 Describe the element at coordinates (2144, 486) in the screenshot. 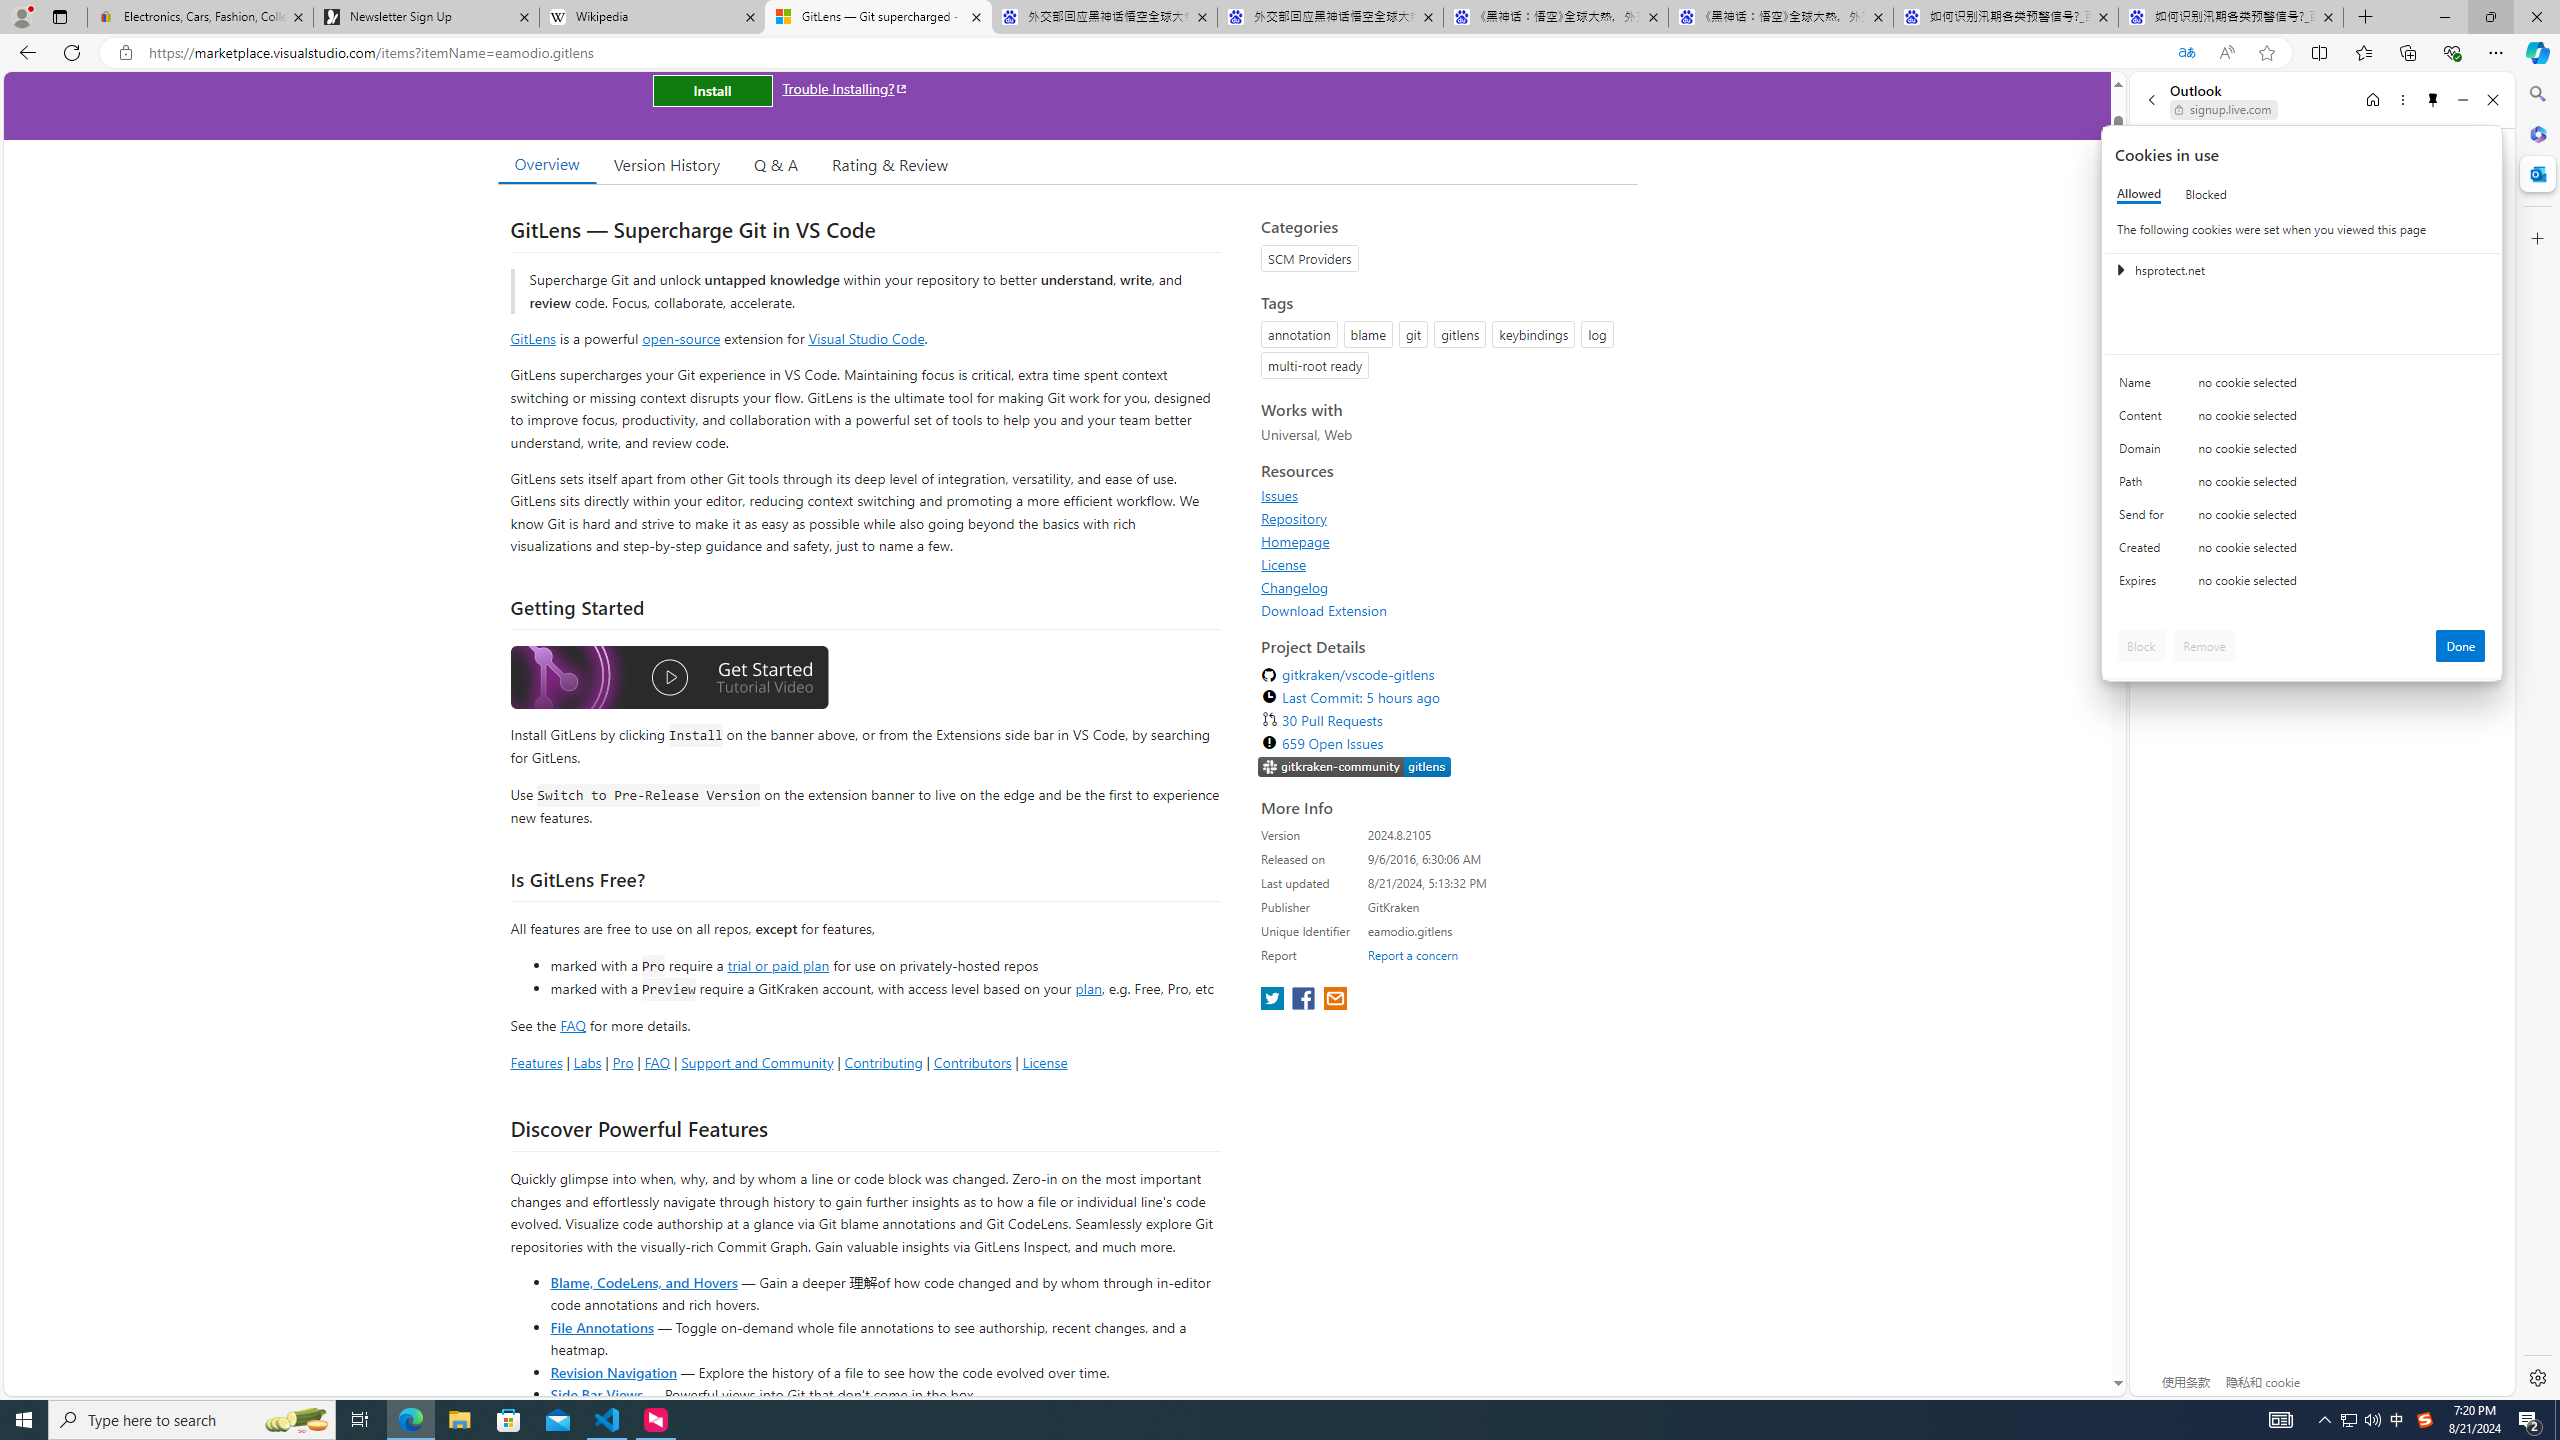

I see `'Path'` at that location.